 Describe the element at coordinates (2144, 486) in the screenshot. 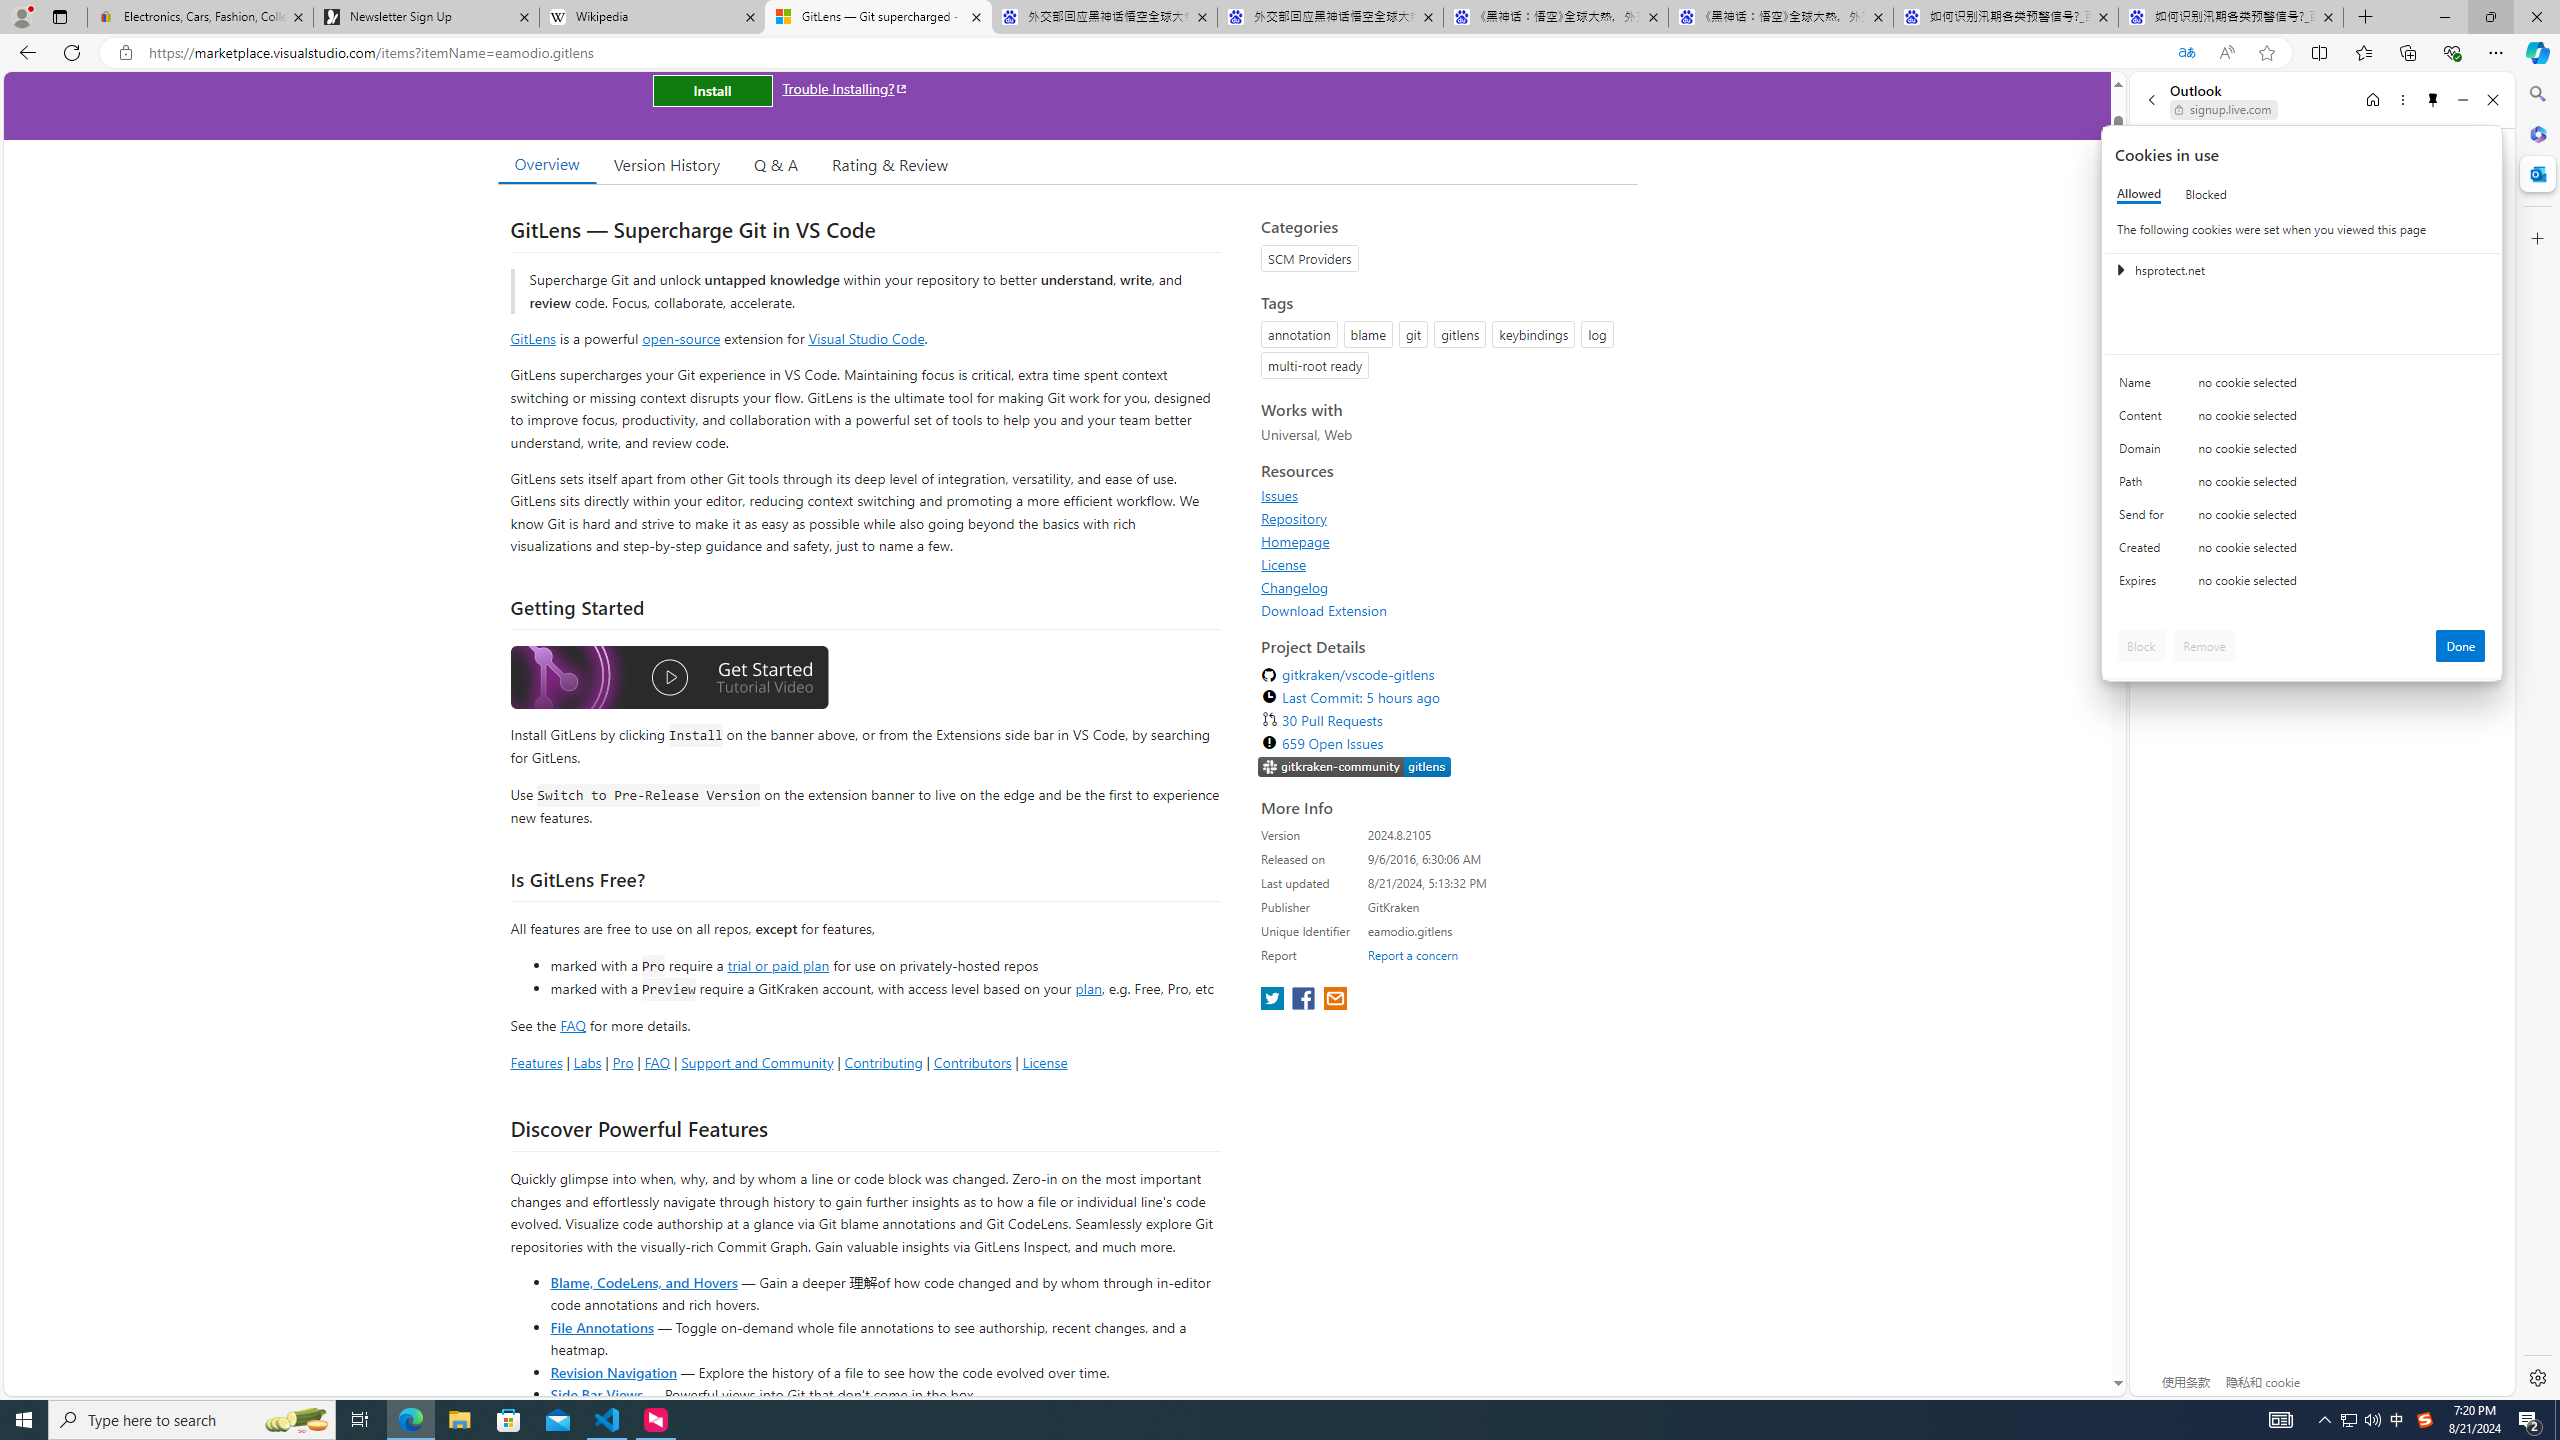

I see `'Path'` at that location.